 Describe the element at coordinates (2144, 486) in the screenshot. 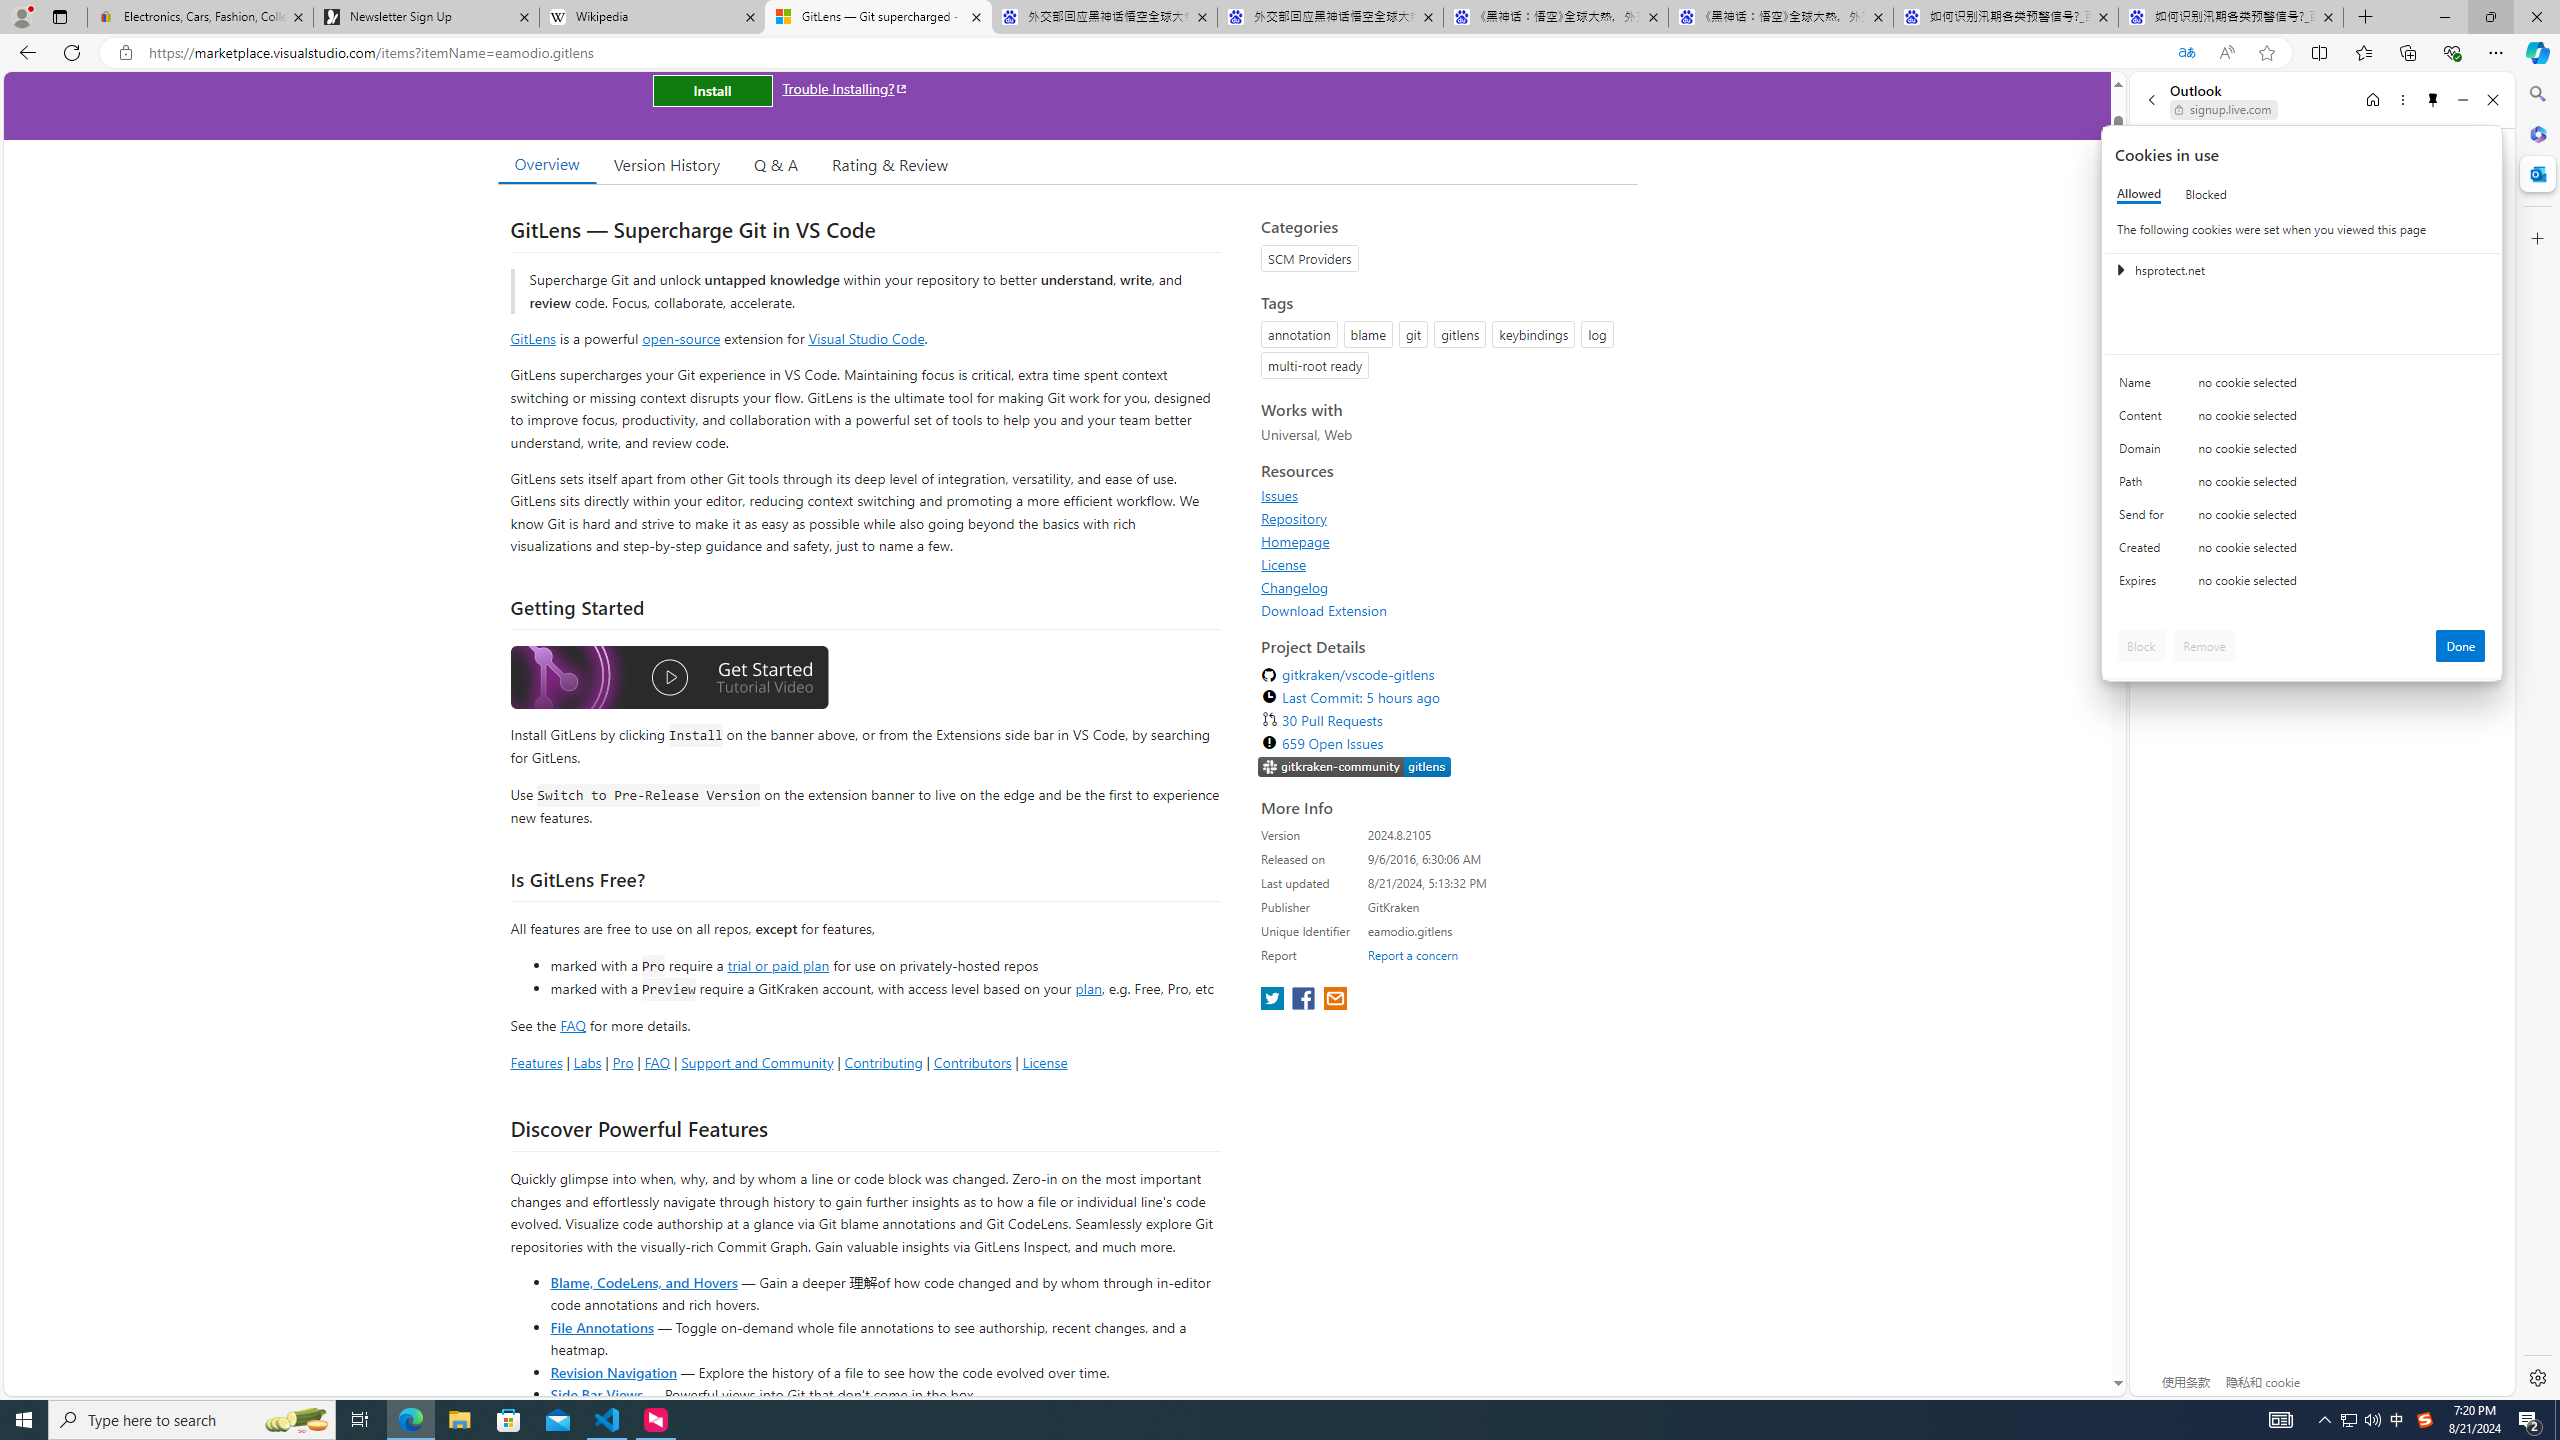

I see `'Path'` at that location.